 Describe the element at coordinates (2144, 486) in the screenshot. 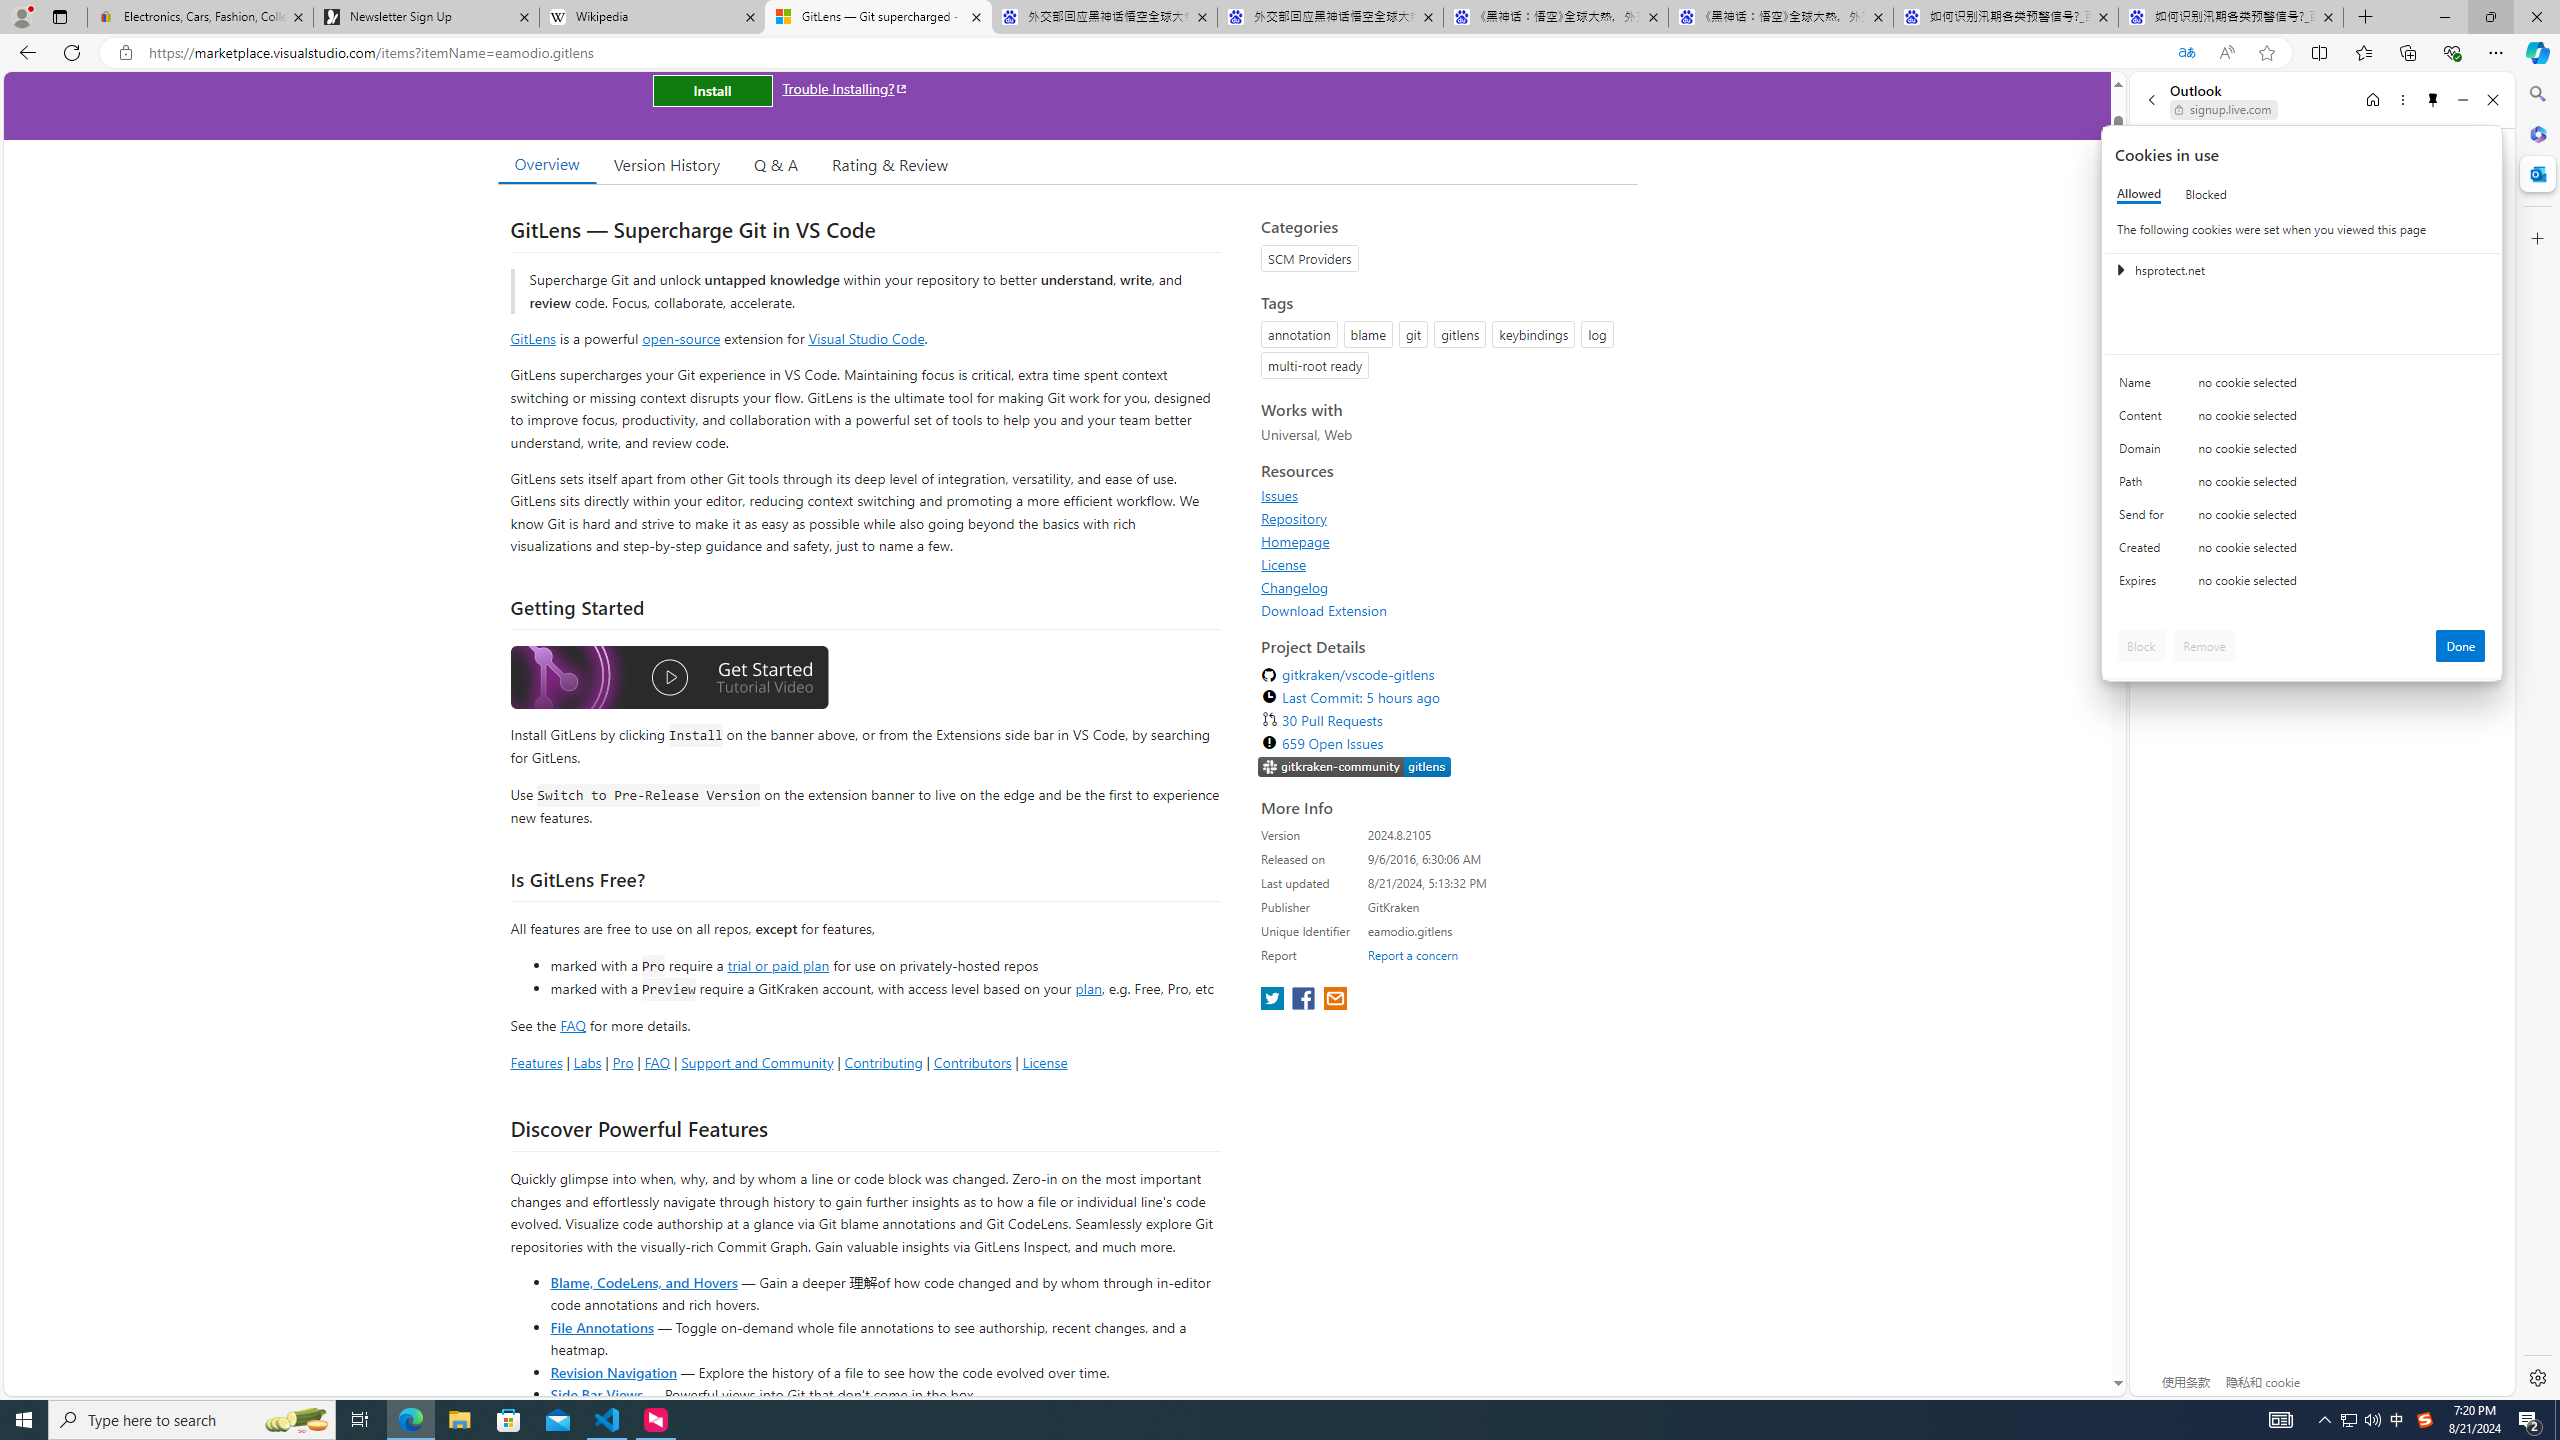

I see `'Path'` at that location.